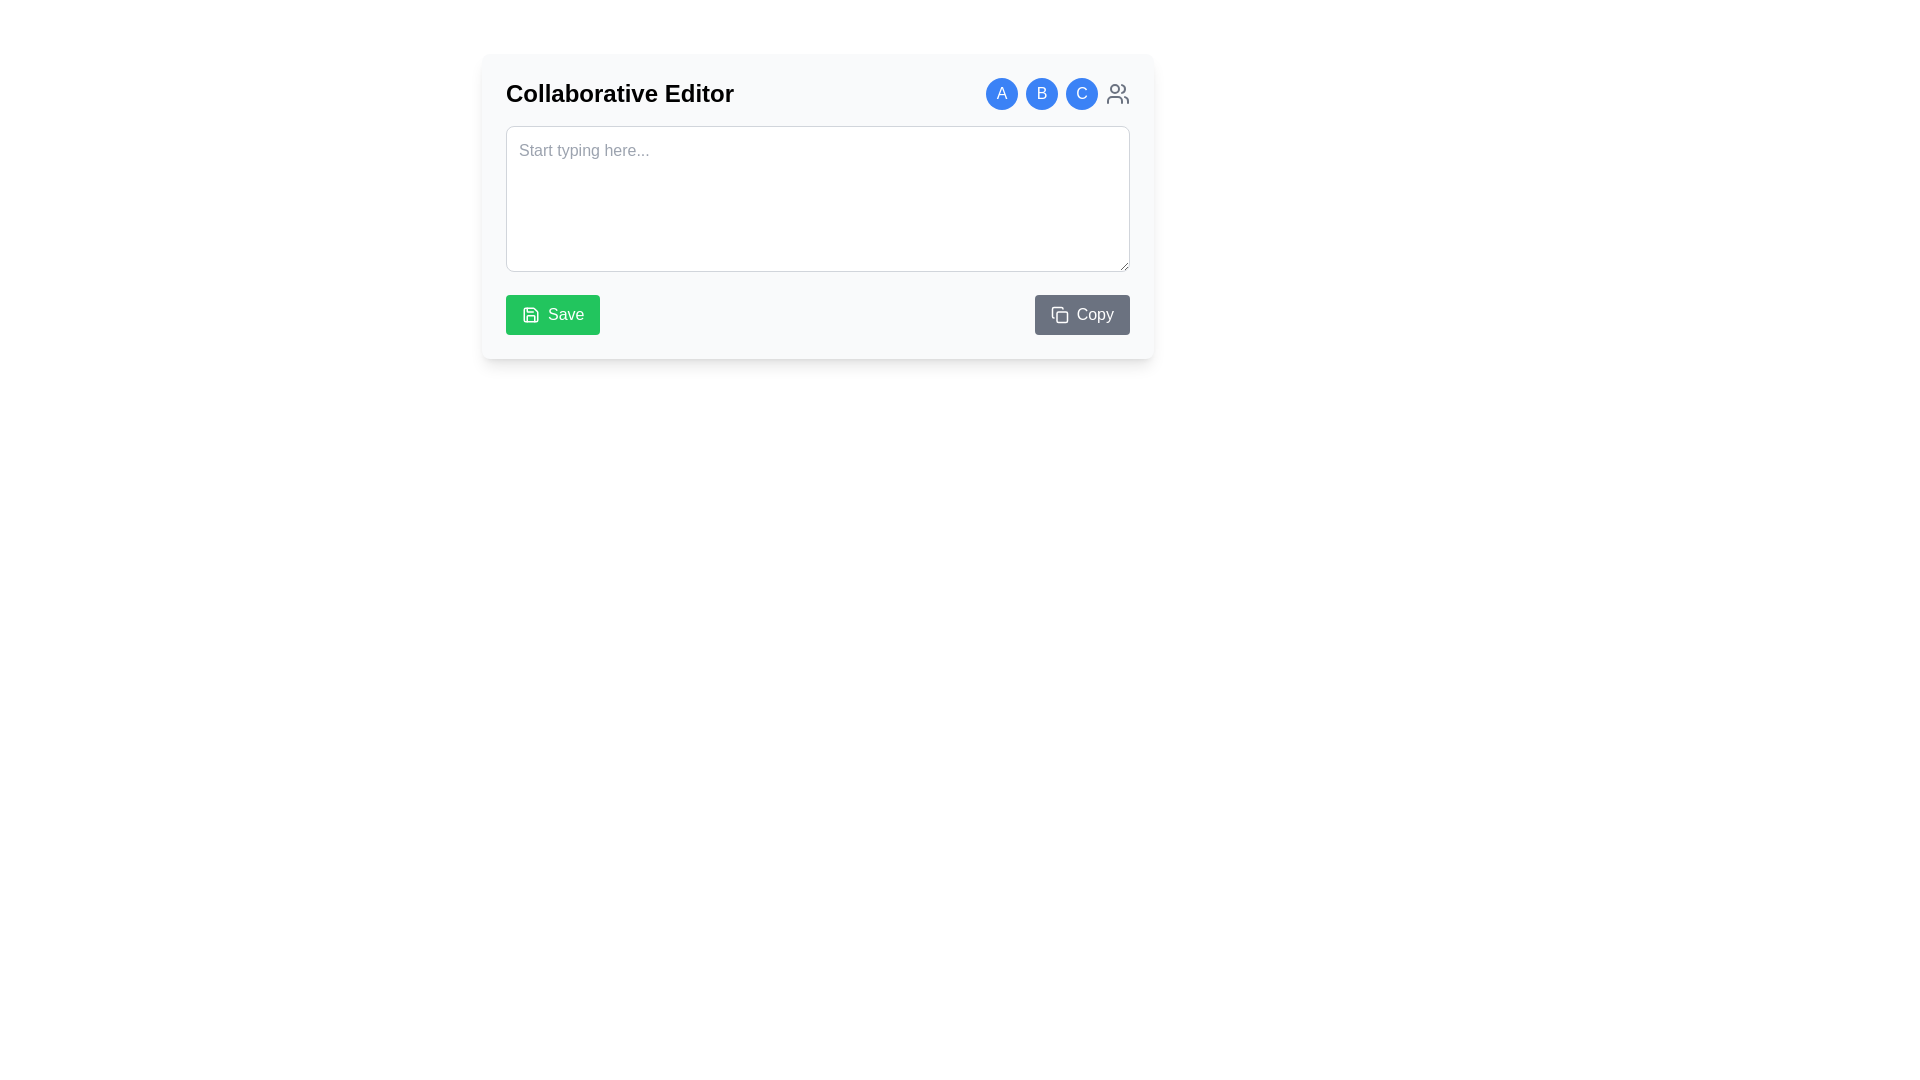  What do you see at coordinates (553, 315) in the screenshot?
I see `keyboard navigation` at bounding box center [553, 315].